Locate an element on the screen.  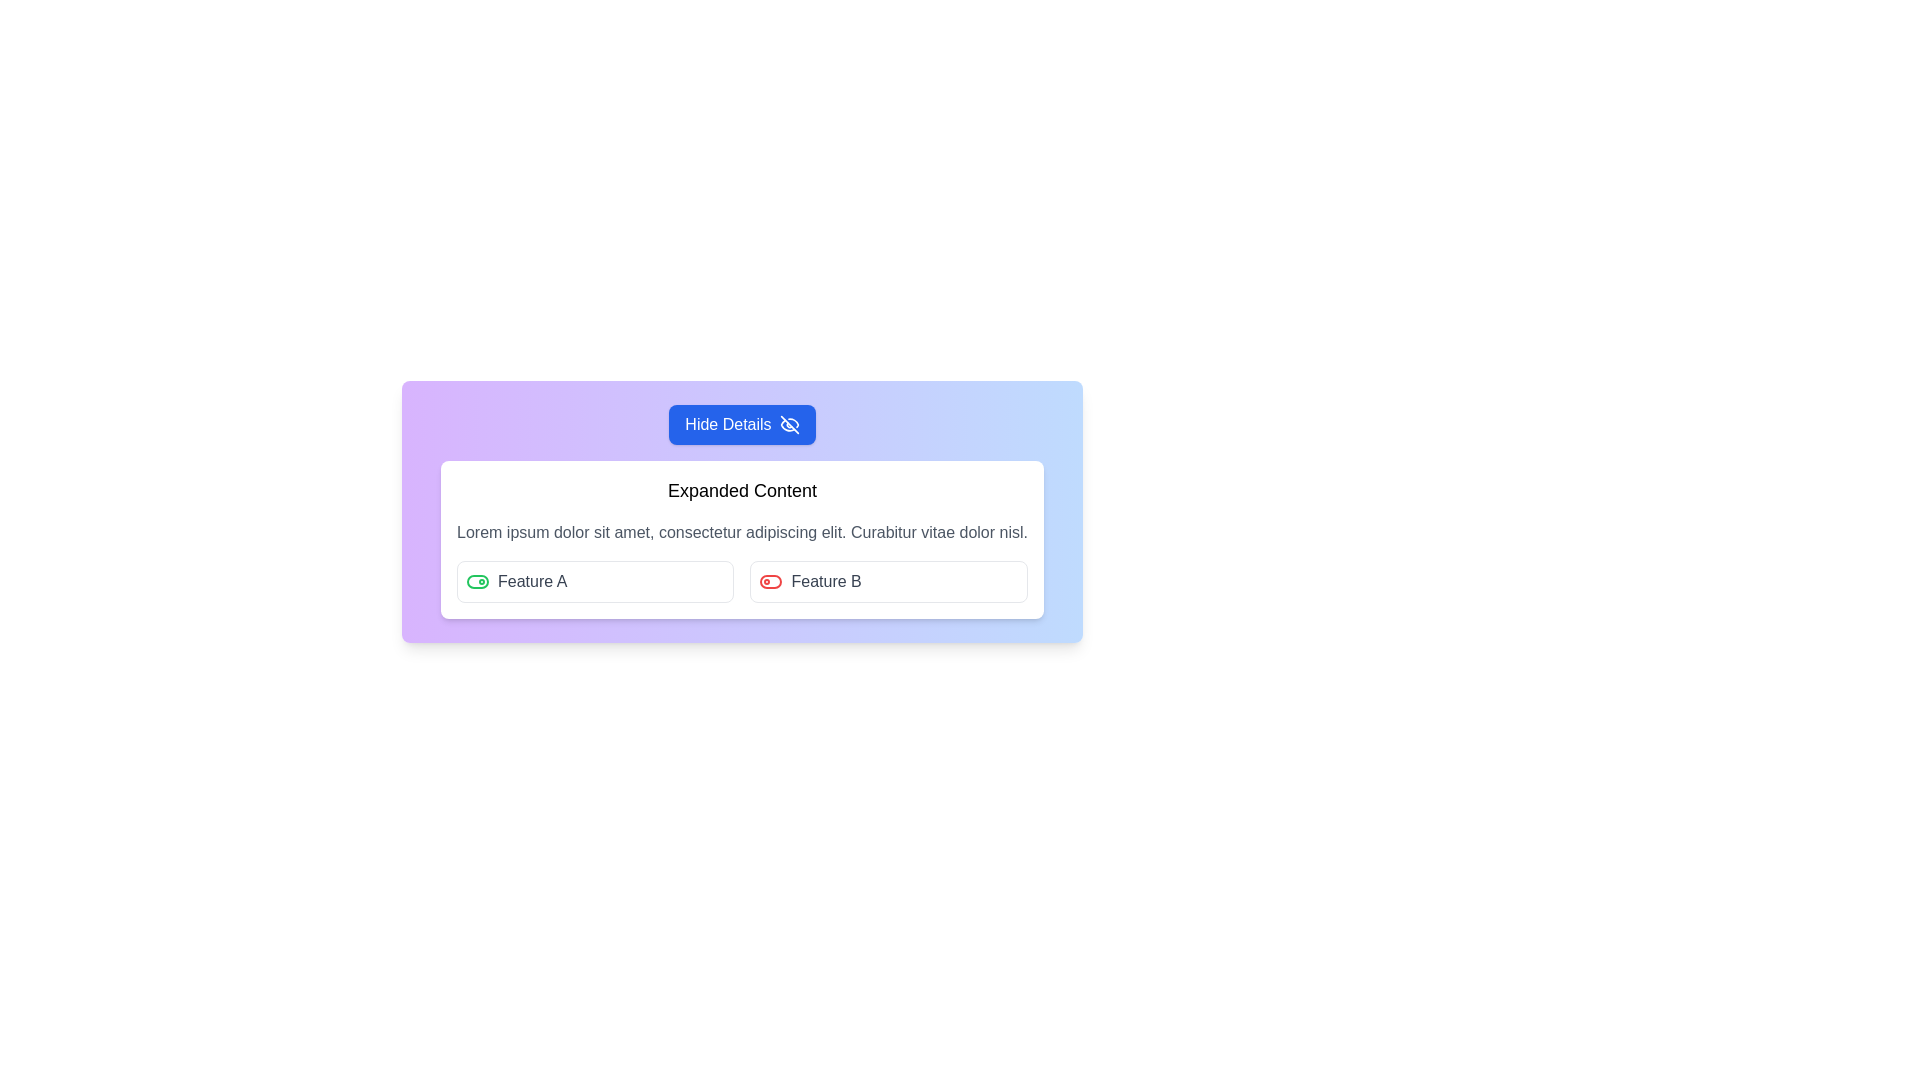
the Toggle background component of the switch located in the lower section of the main interface, which visually indicates the toggle's active or inactive state is located at coordinates (477, 582).